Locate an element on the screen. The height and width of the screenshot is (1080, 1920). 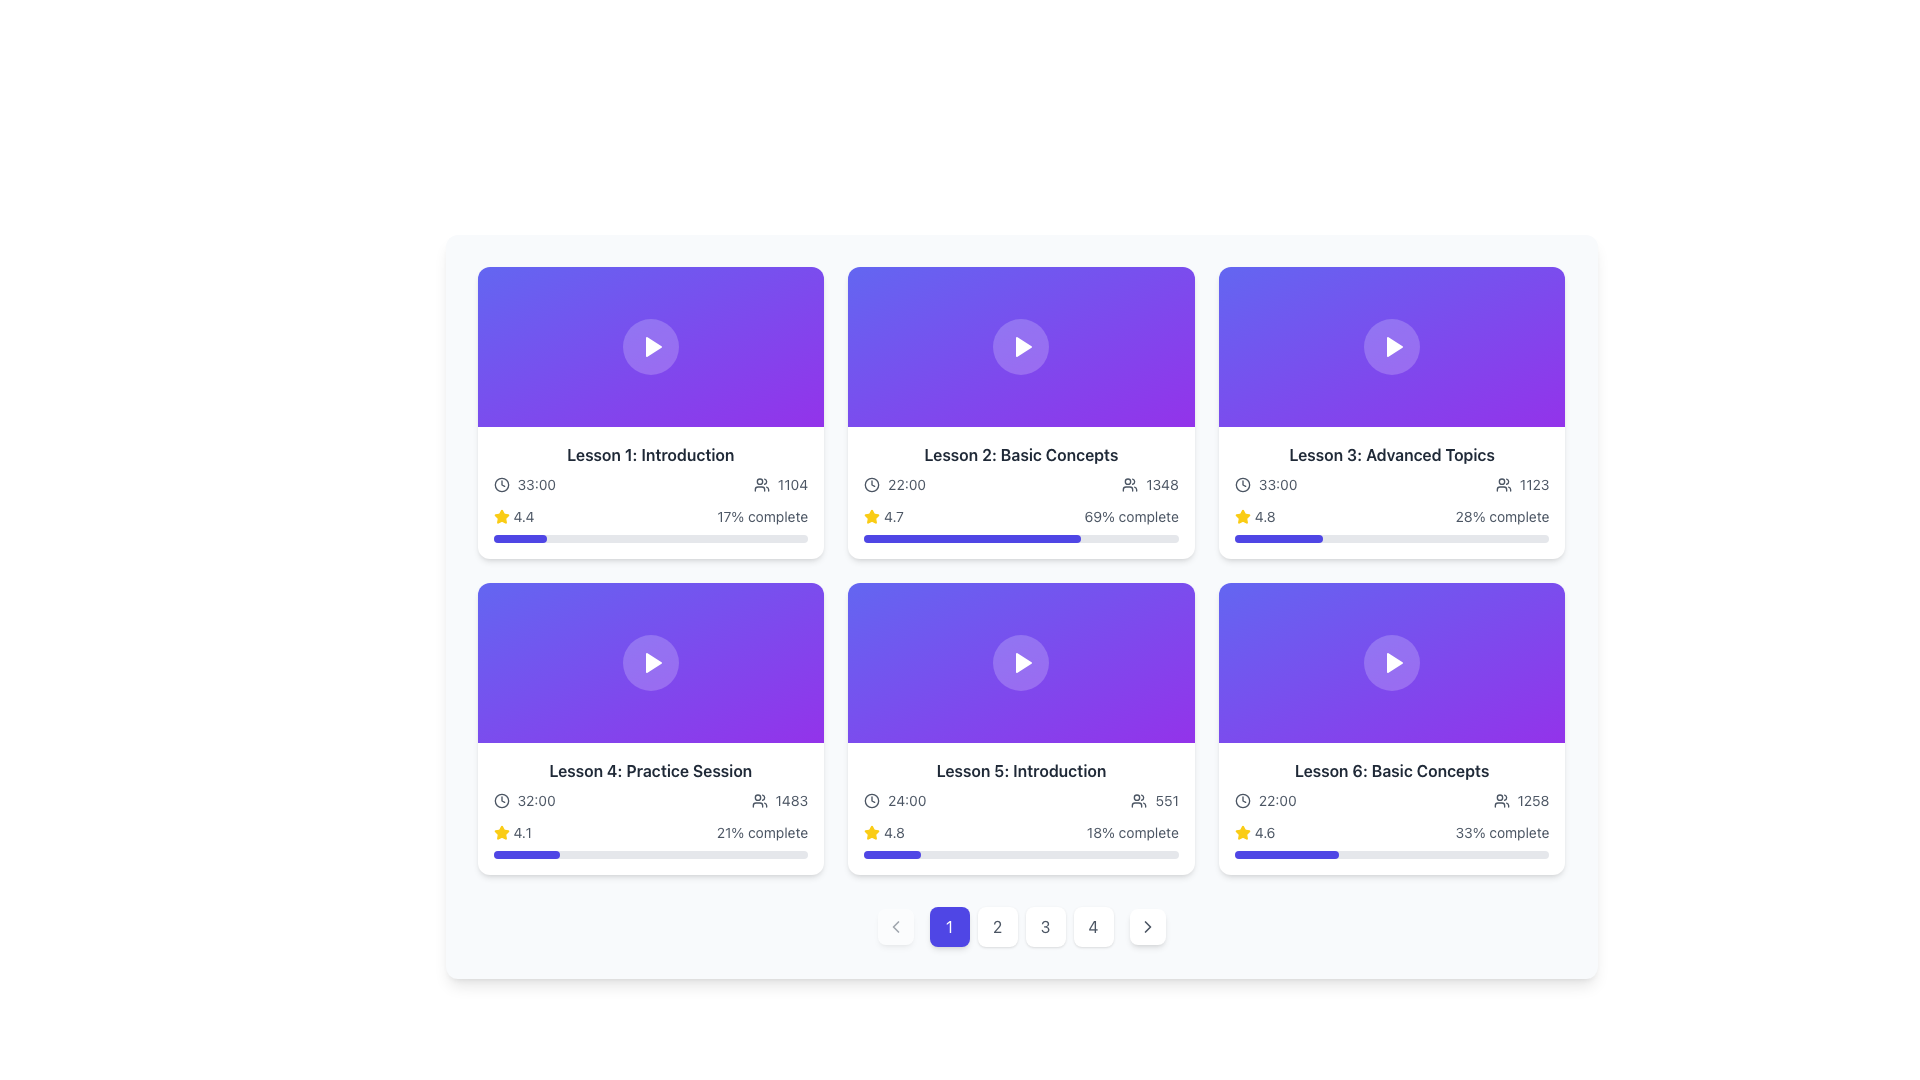
the progress level of the gray progress bar with rounded corners, which indicates a 21% completion, located at the bottom of the card labeled 'Lesson 4: Practice Session' is located at coordinates (650, 855).